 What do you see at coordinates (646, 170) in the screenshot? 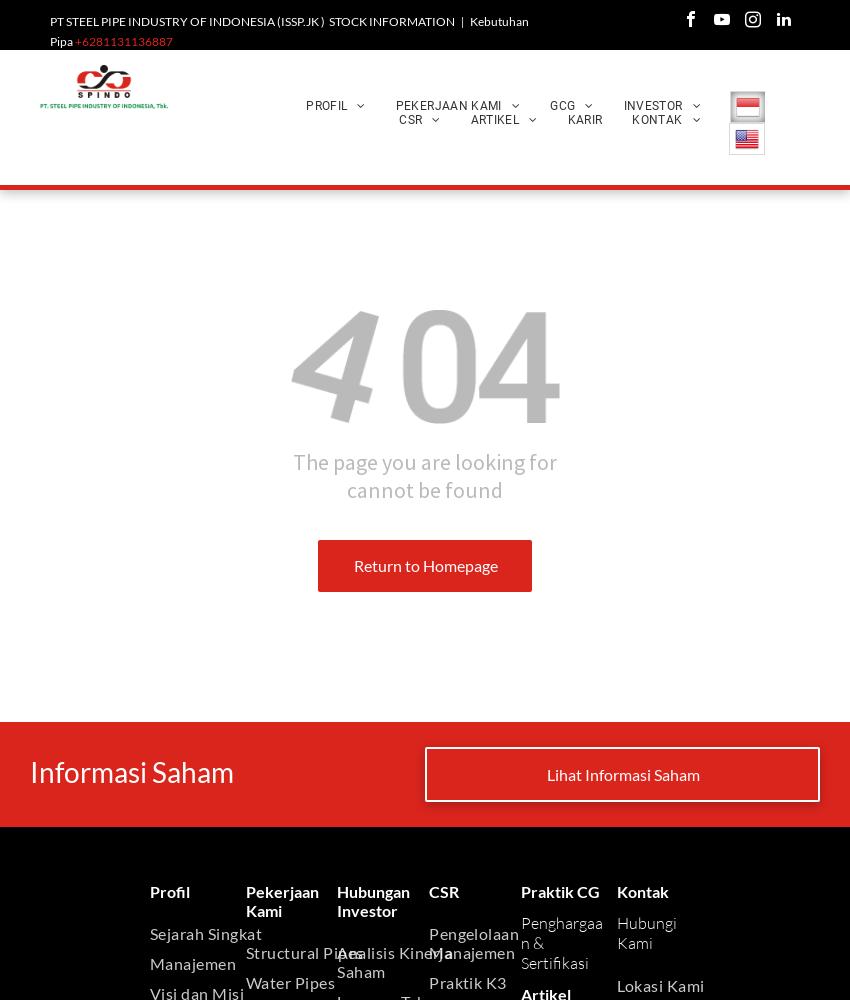
I see `'Penghargaan dan Sertifikasi'` at bounding box center [646, 170].